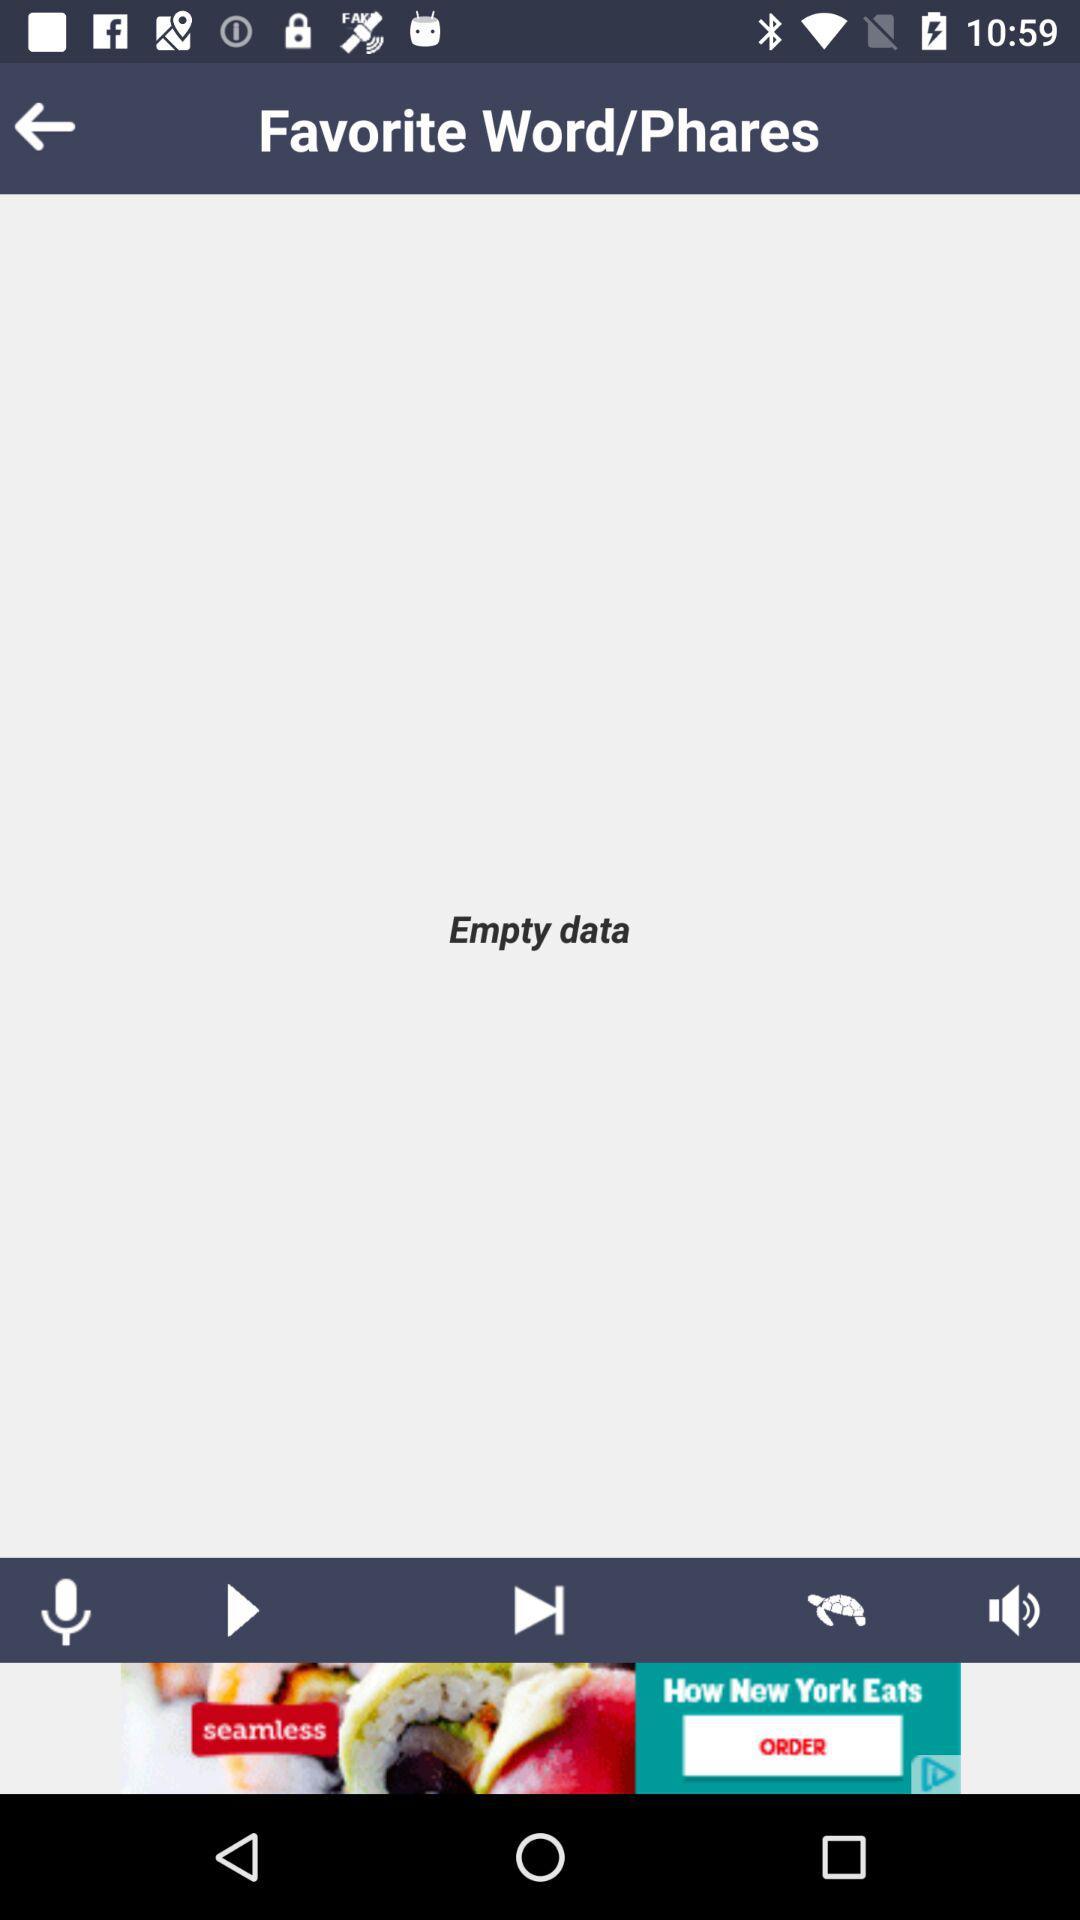 Image resolution: width=1080 pixels, height=1920 pixels. What do you see at coordinates (242, 1610) in the screenshot?
I see `a favorite word/phares` at bounding box center [242, 1610].